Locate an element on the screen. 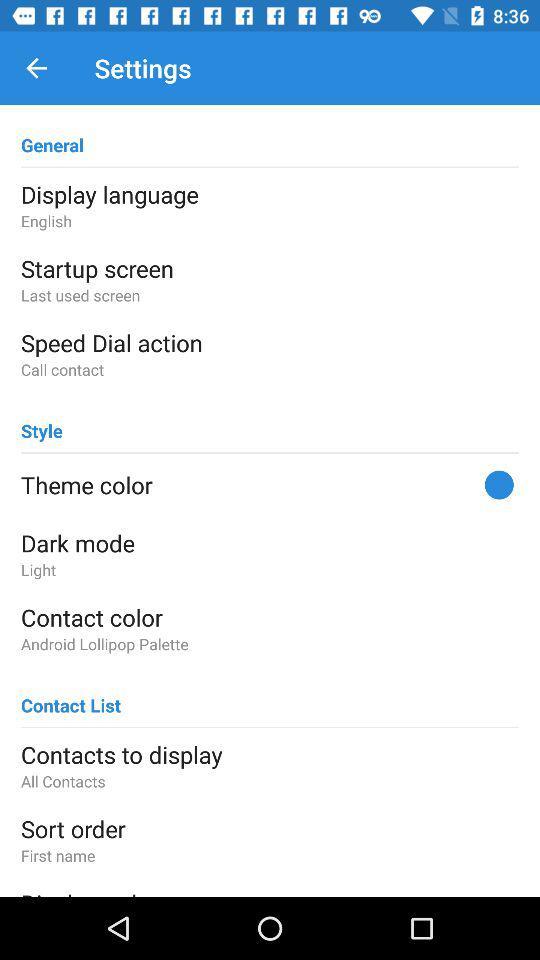 This screenshot has width=540, height=960. the contact list icon is located at coordinates (70, 696).